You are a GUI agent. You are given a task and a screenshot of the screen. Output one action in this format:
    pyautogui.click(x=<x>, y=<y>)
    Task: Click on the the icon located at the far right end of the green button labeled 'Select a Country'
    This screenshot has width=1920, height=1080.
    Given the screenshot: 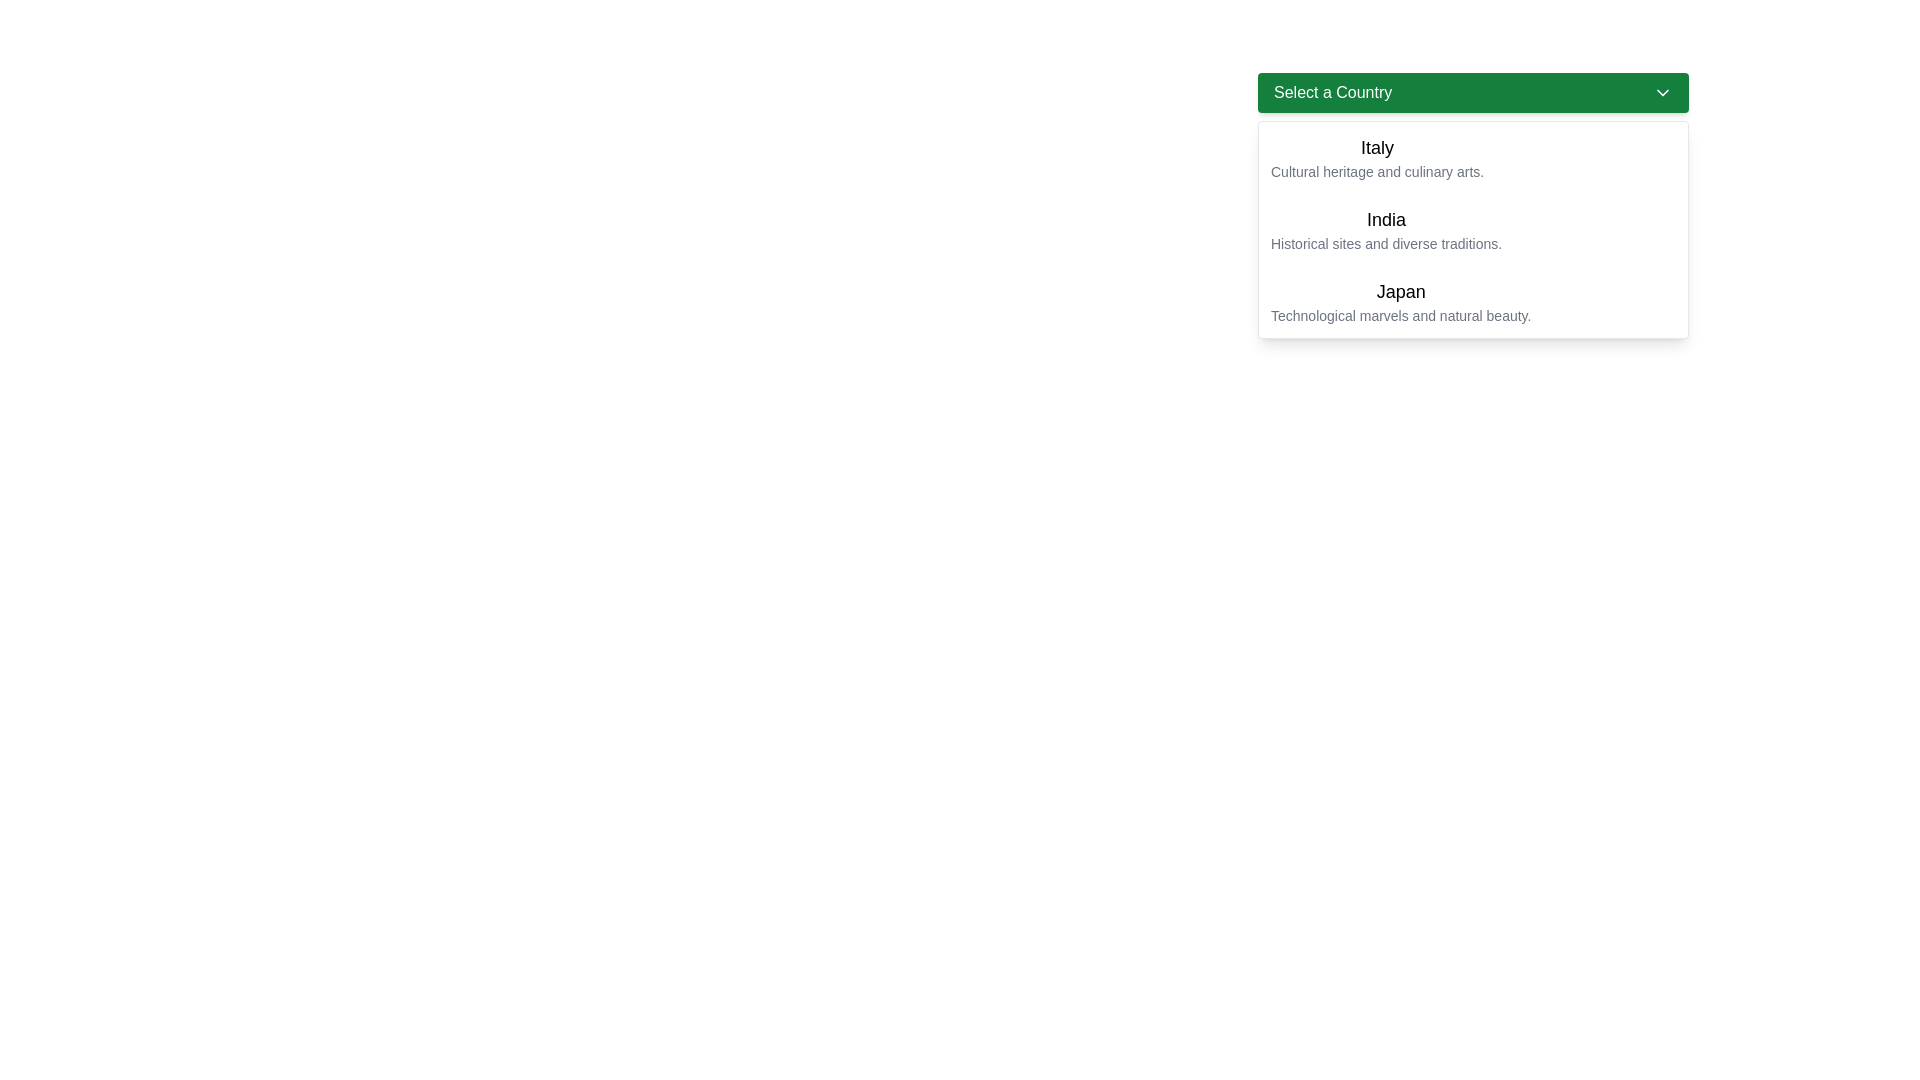 What is the action you would take?
    pyautogui.click(x=1662, y=92)
    